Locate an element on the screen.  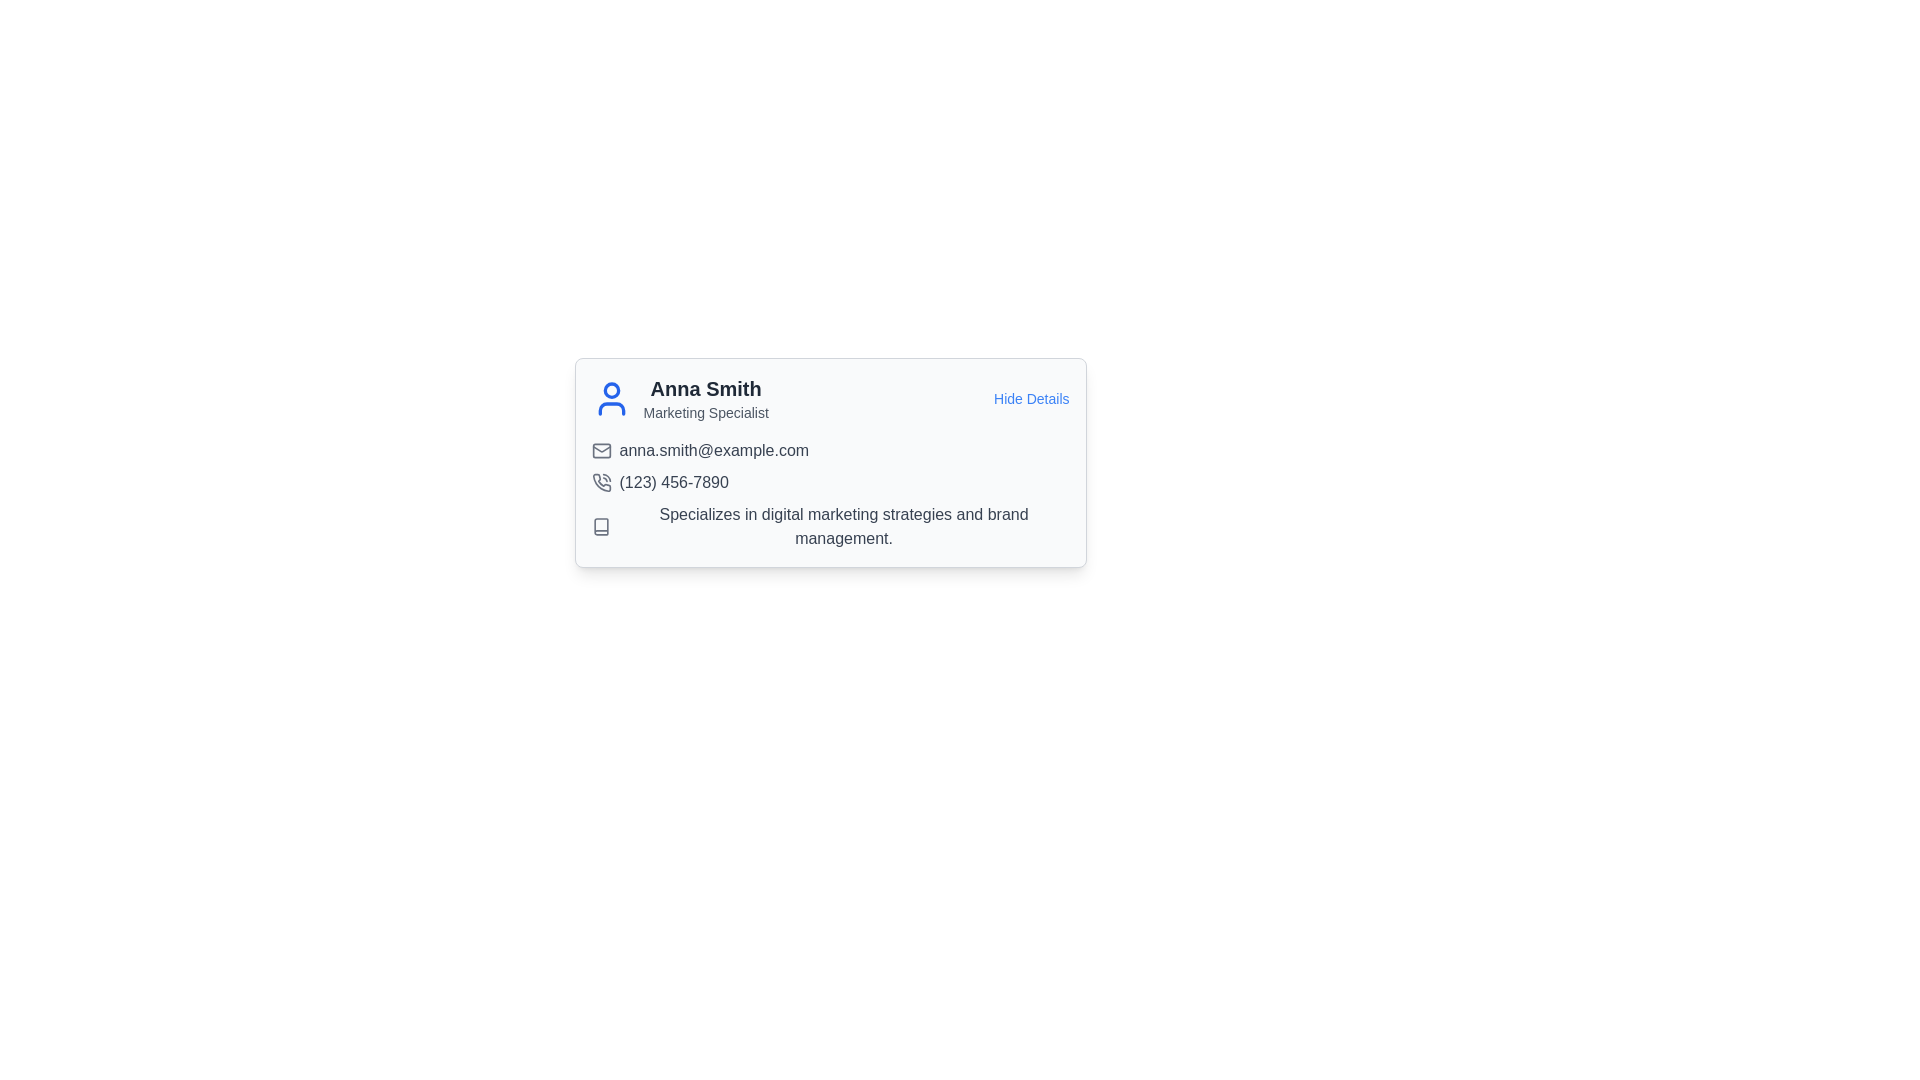
the envelope icon representing the email address 'anna.smith@example.com', which is the leading visual element in the row containing the email text is located at coordinates (600, 451).